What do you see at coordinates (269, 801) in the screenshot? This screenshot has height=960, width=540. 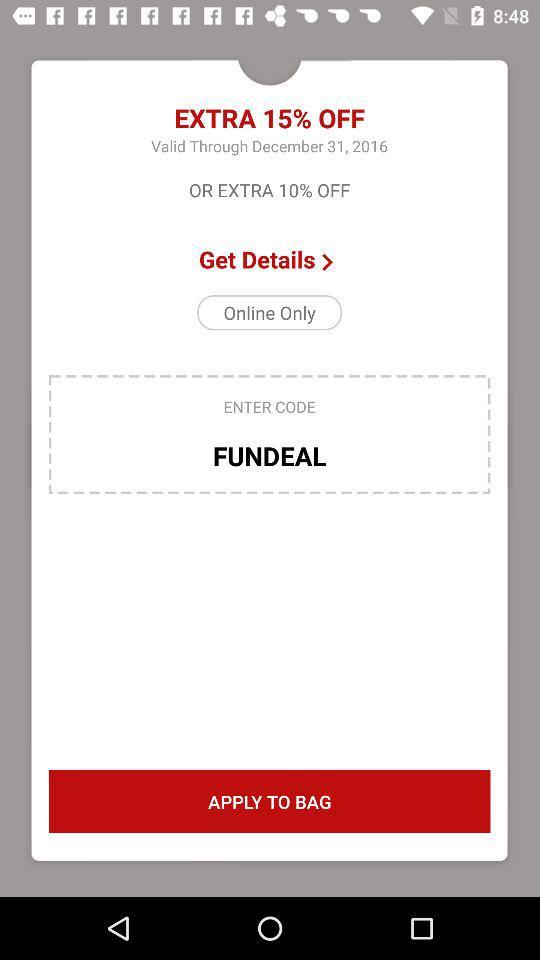 I see `the apply to bag icon` at bounding box center [269, 801].